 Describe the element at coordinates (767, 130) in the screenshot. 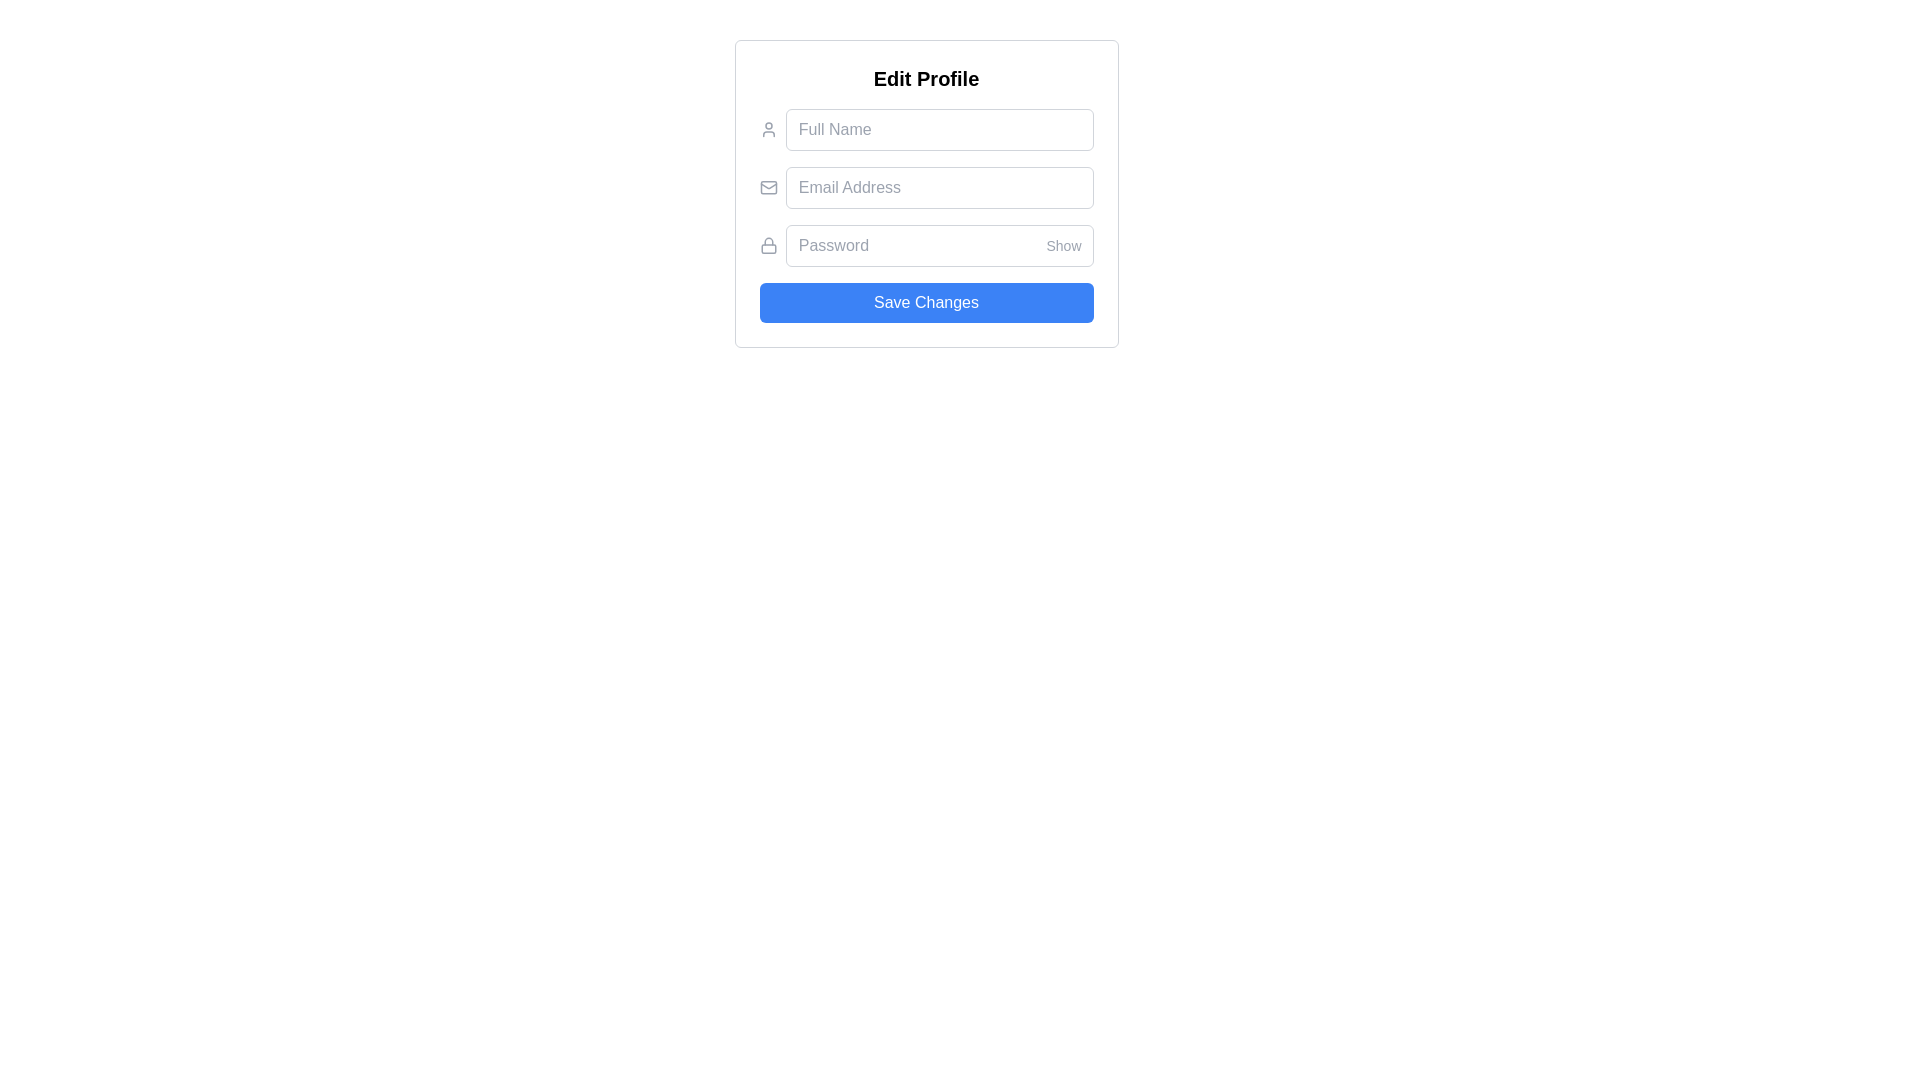

I see `the user profile icon, which is a minimalistic outline of a person's head and shoulders, located to the left of the 'Full Name' input field at the top of the form` at that location.